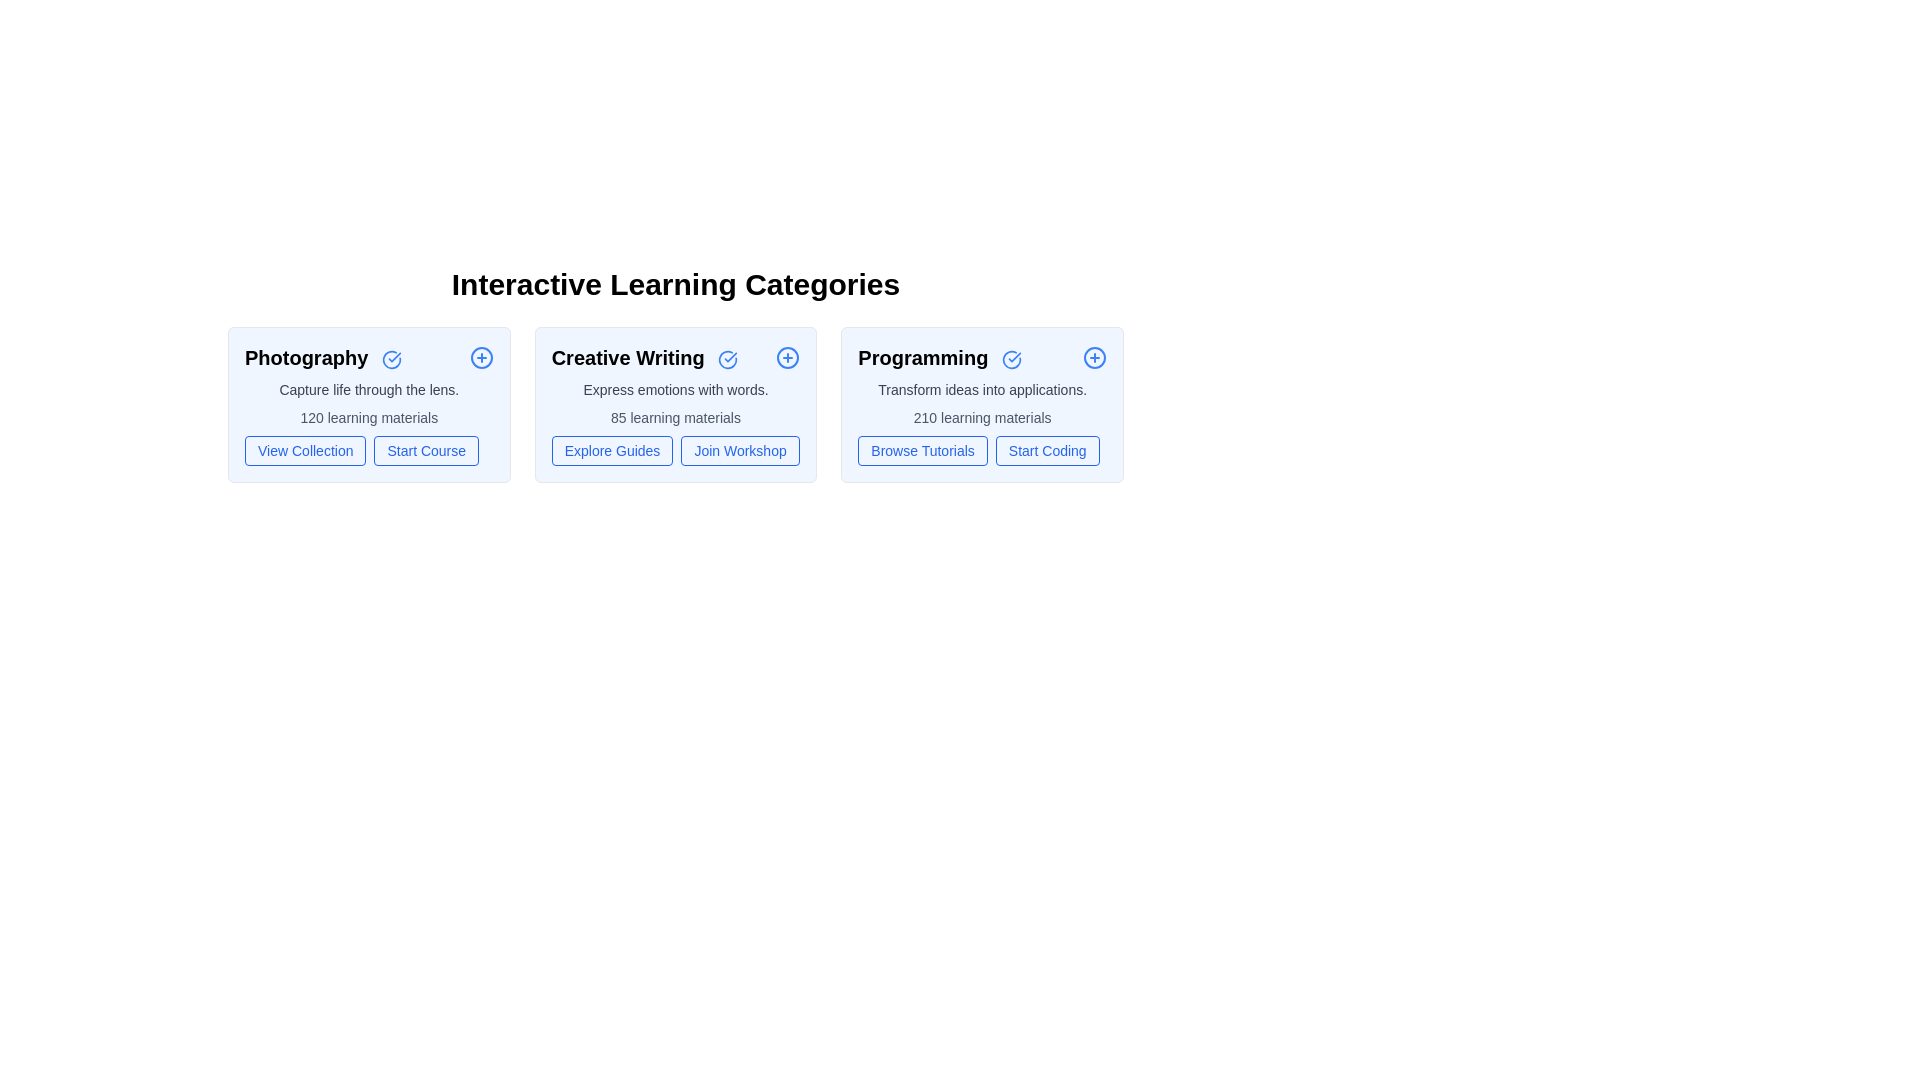  What do you see at coordinates (676, 405) in the screenshot?
I see `the category card for Creative Writing` at bounding box center [676, 405].